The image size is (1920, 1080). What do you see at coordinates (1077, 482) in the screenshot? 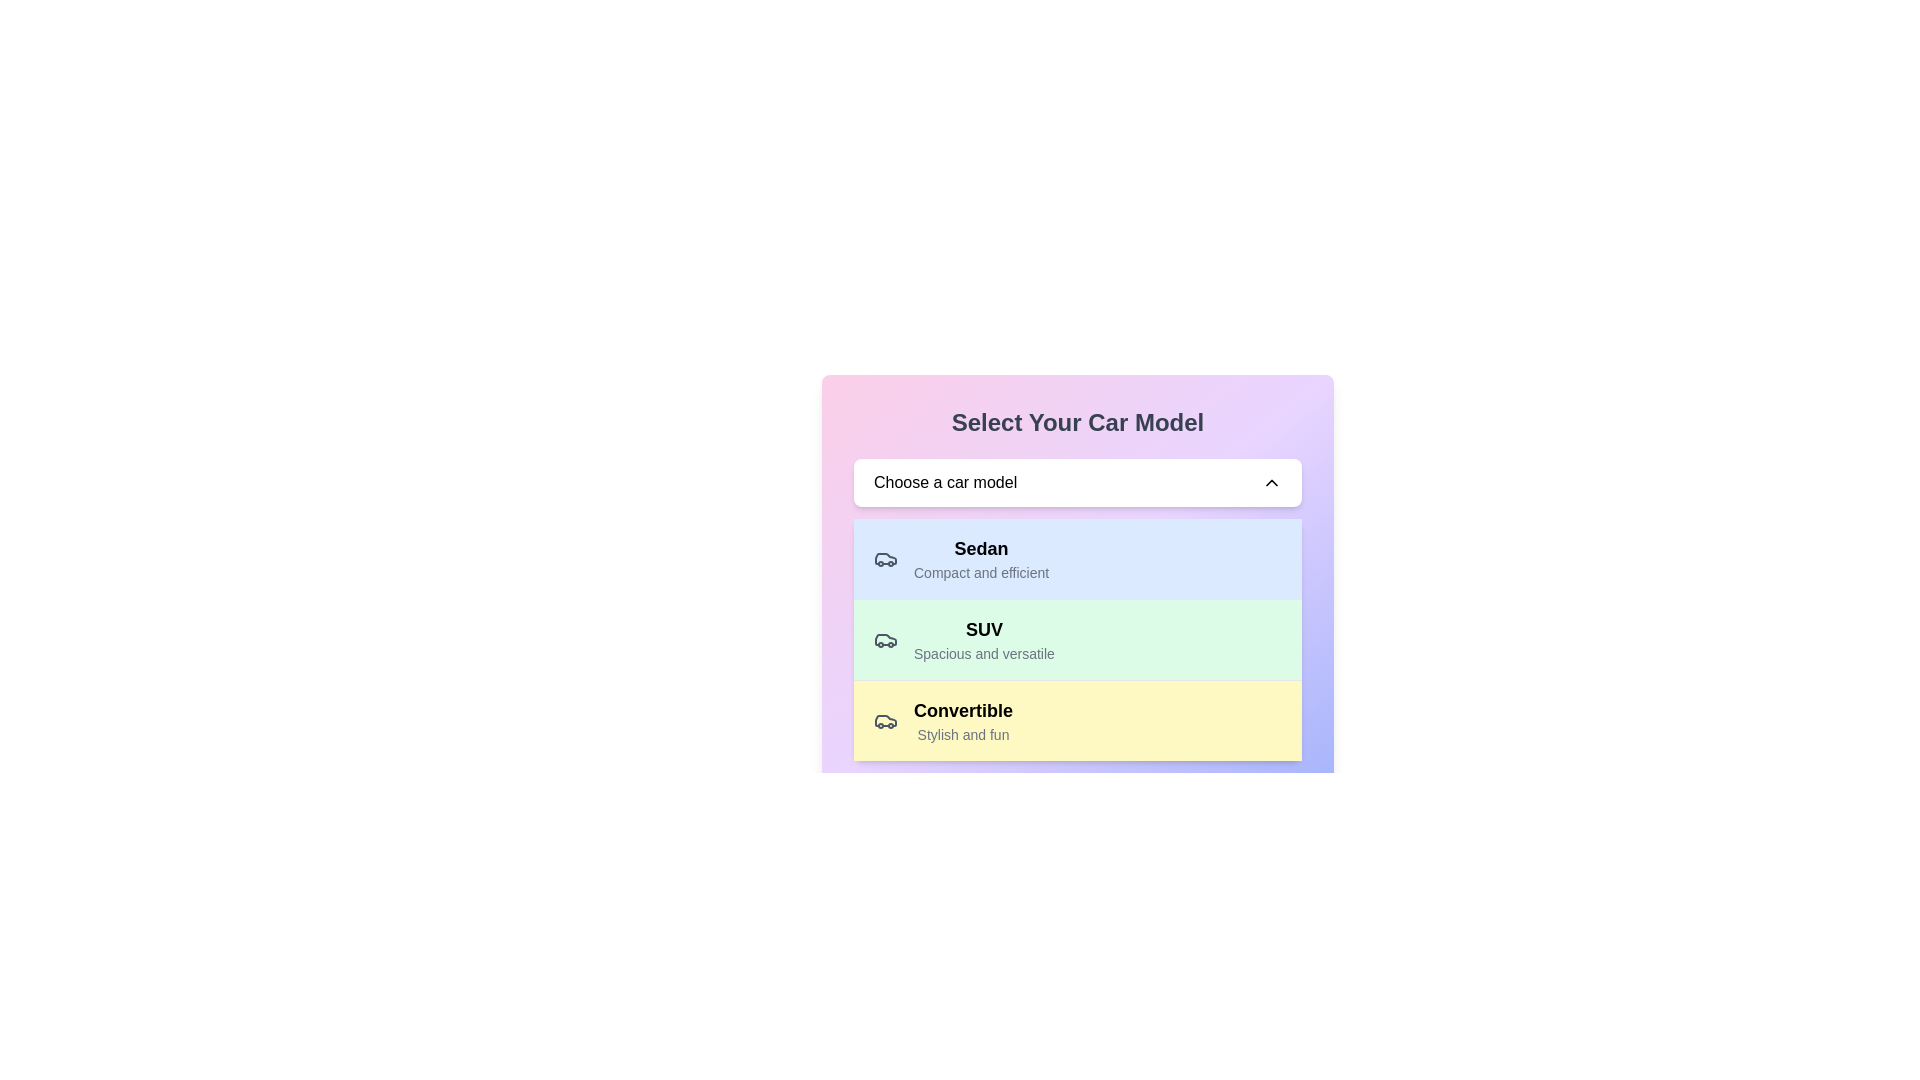
I see `the dropdown menu labeled 'Choose a car model'` at bounding box center [1077, 482].